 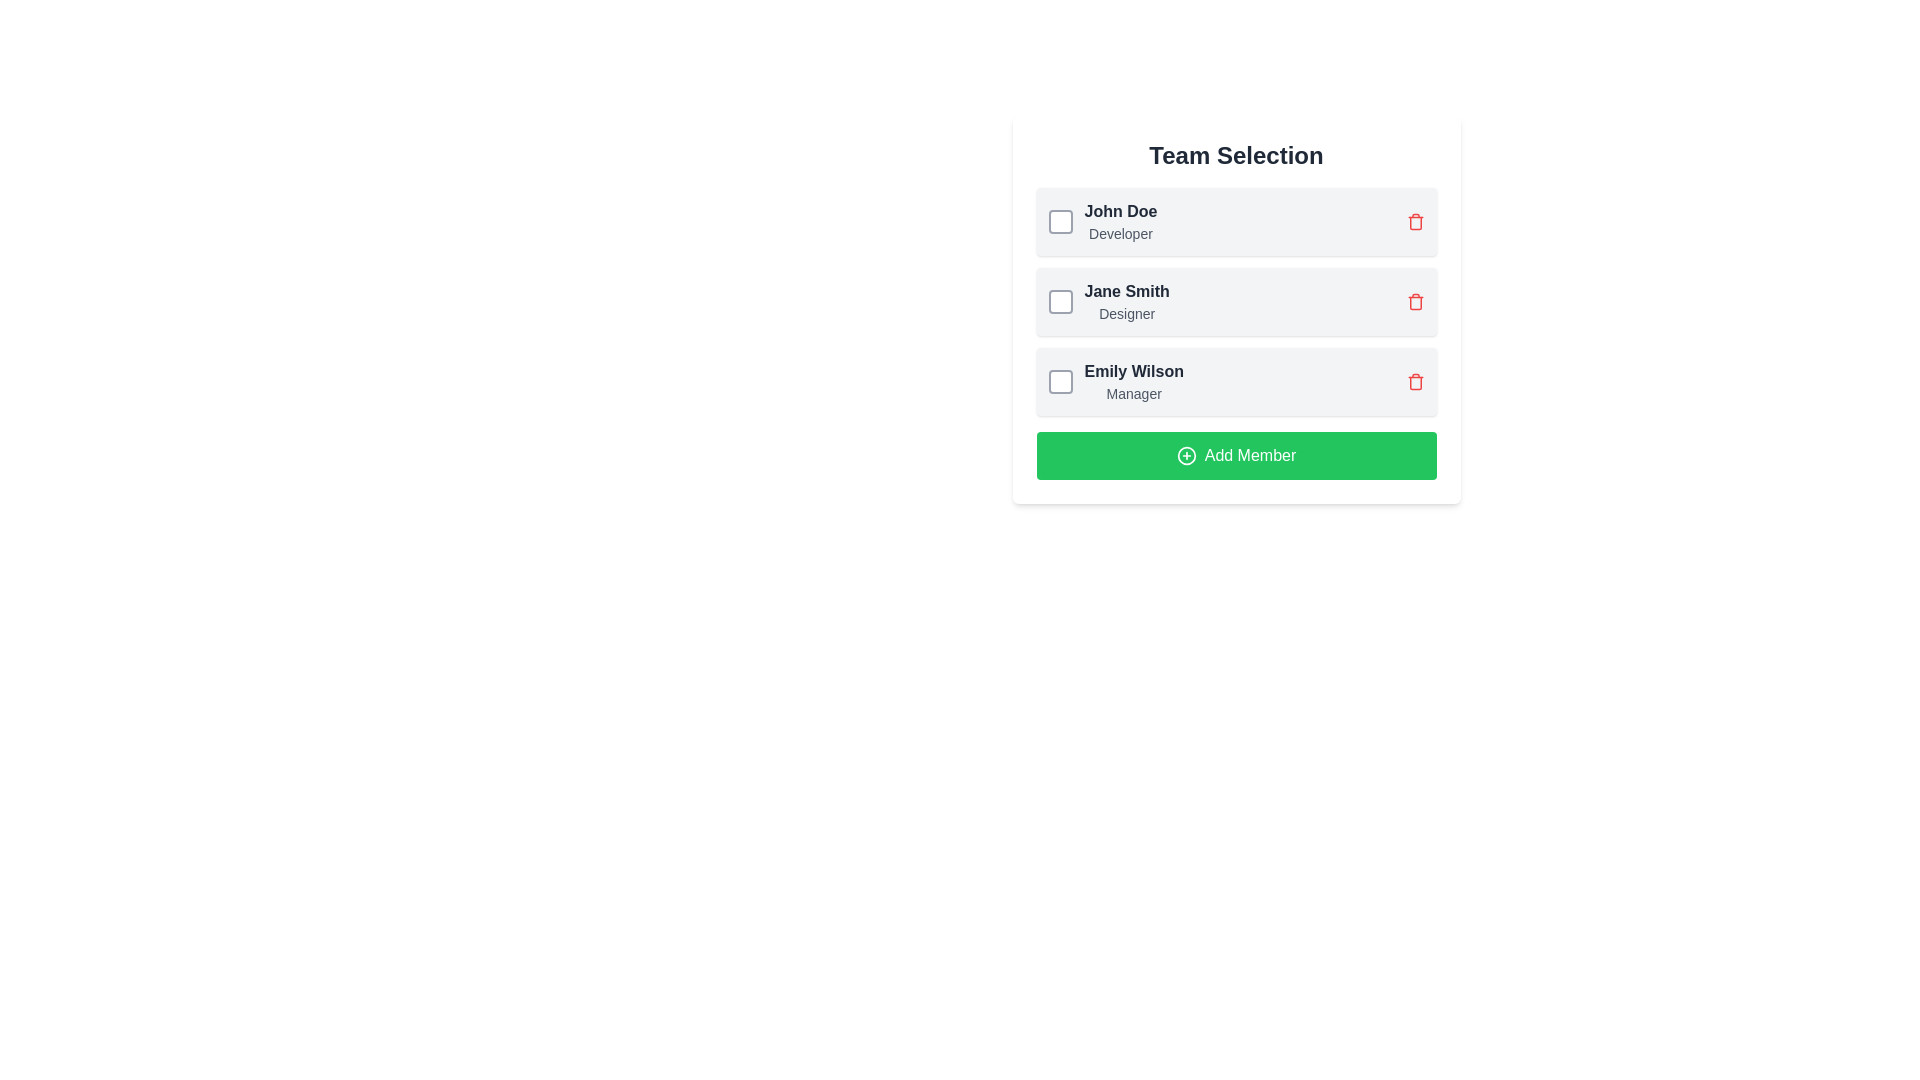 What do you see at coordinates (1059, 381) in the screenshot?
I see `the checkbox` at bounding box center [1059, 381].